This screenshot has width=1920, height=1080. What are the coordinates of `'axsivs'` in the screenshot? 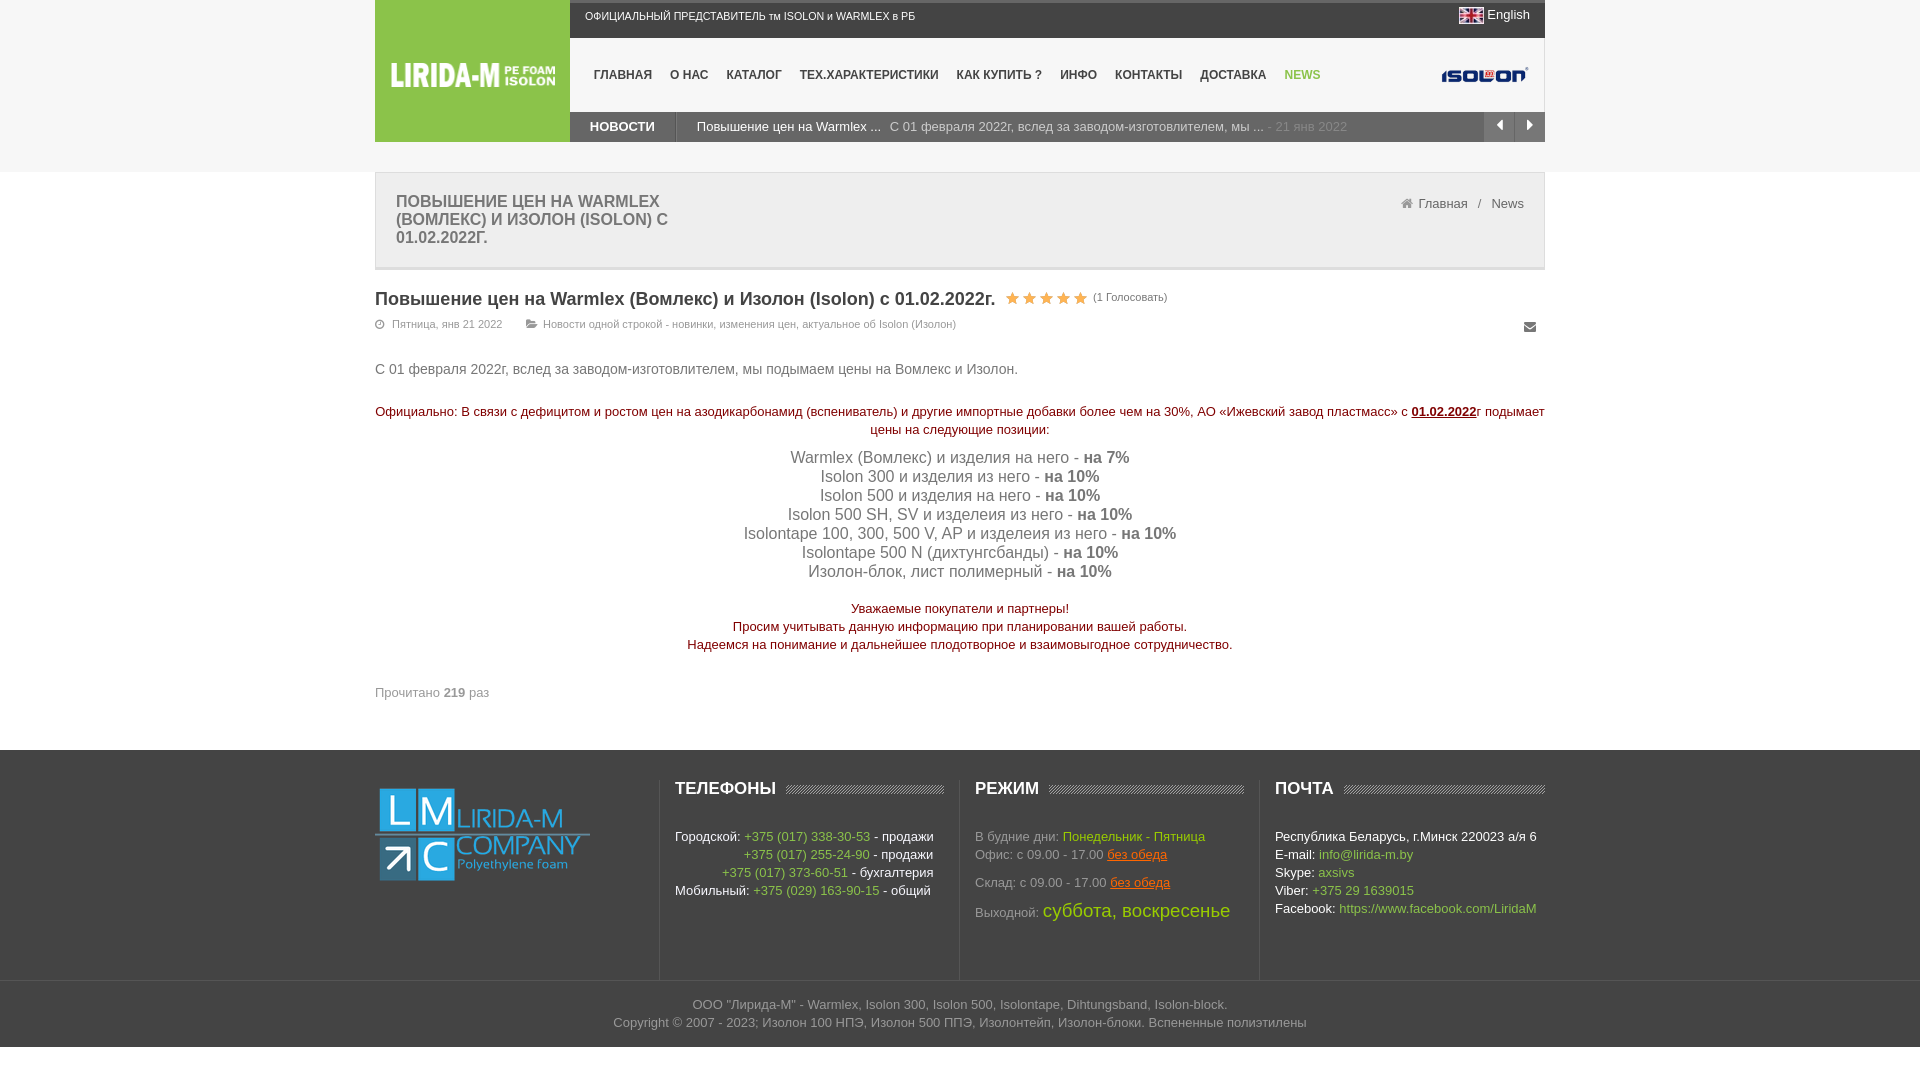 It's located at (1335, 871).